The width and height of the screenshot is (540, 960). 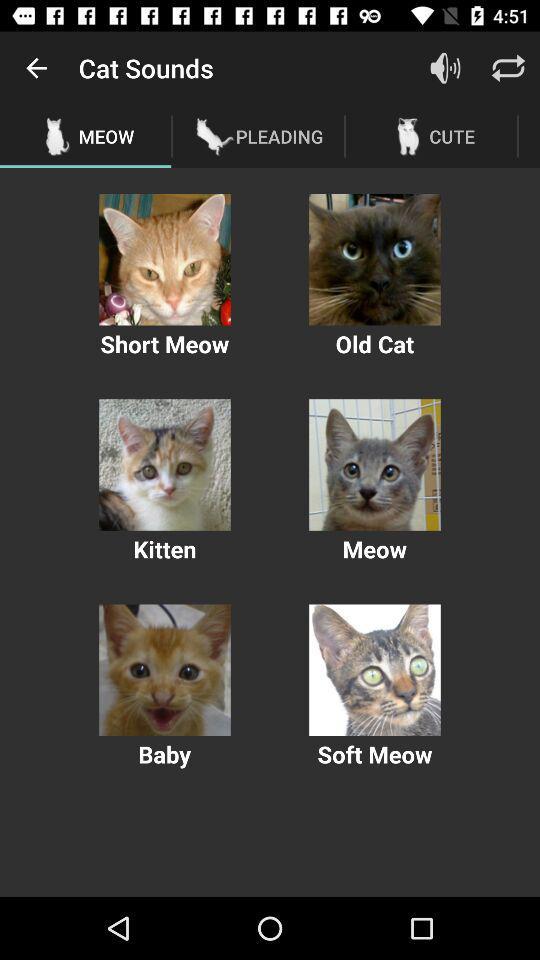 I want to click on makes a baby kitten sound, so click(x=164, y=670).